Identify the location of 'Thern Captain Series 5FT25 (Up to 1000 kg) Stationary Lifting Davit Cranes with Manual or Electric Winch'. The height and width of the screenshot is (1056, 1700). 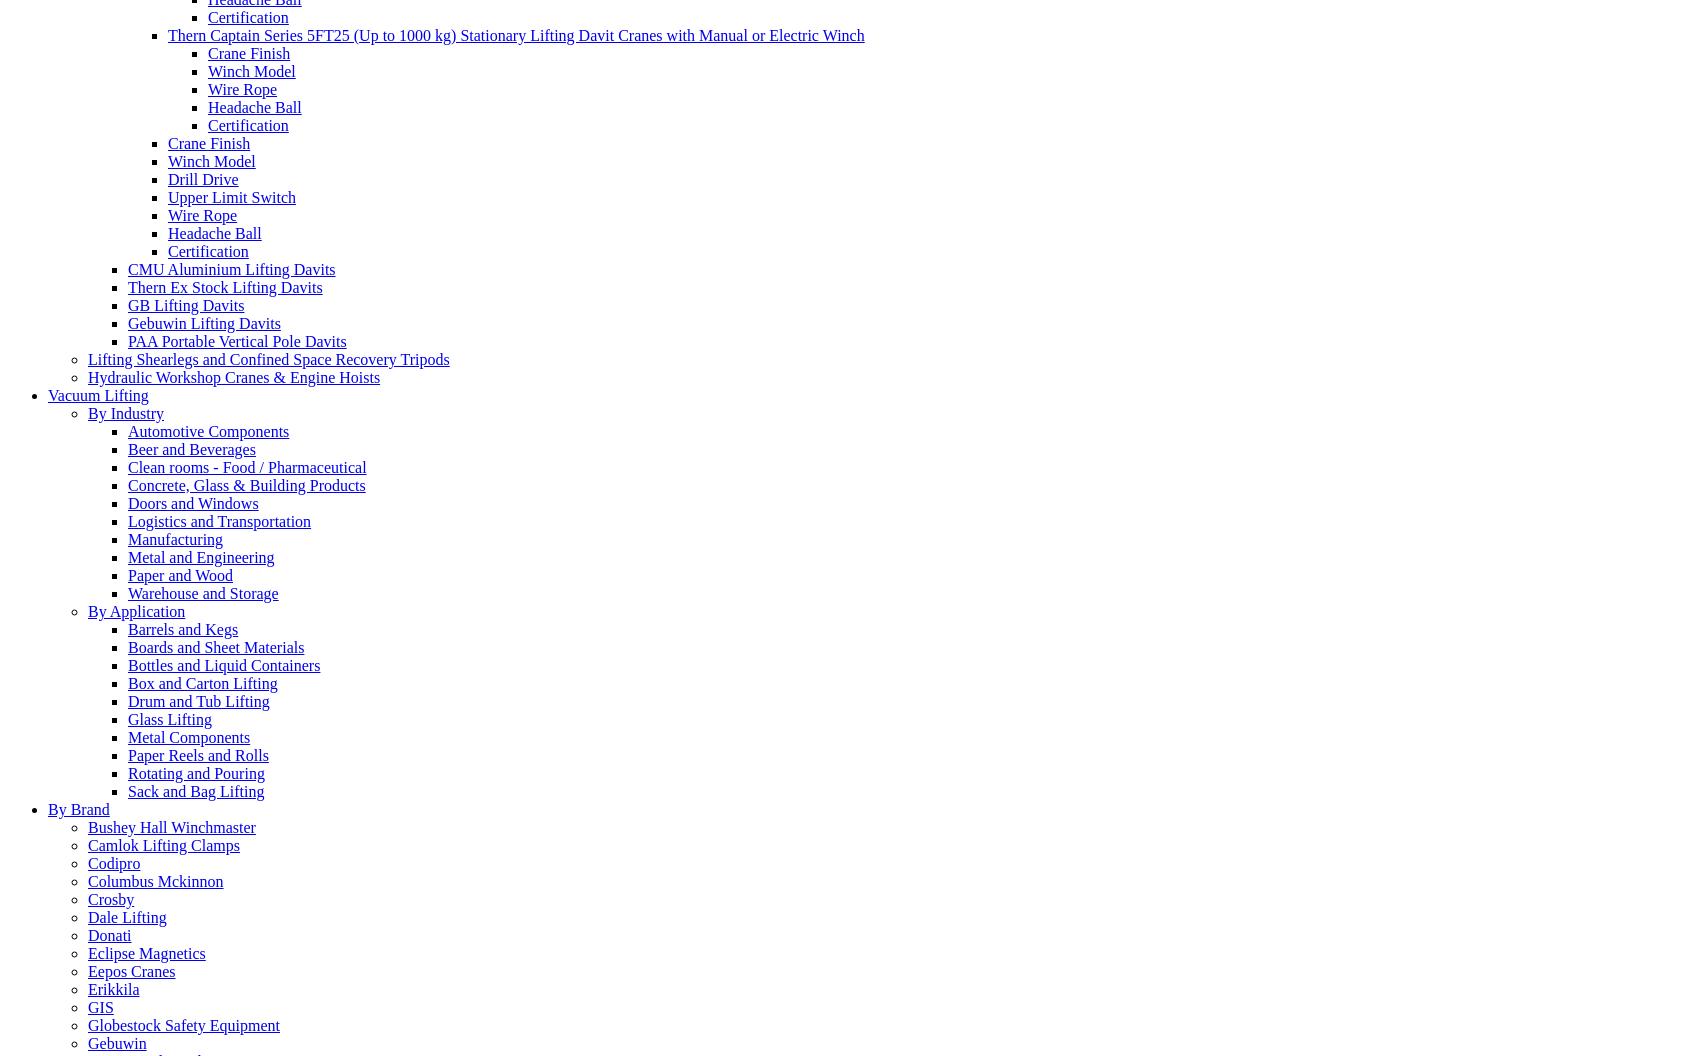
(515, 34).